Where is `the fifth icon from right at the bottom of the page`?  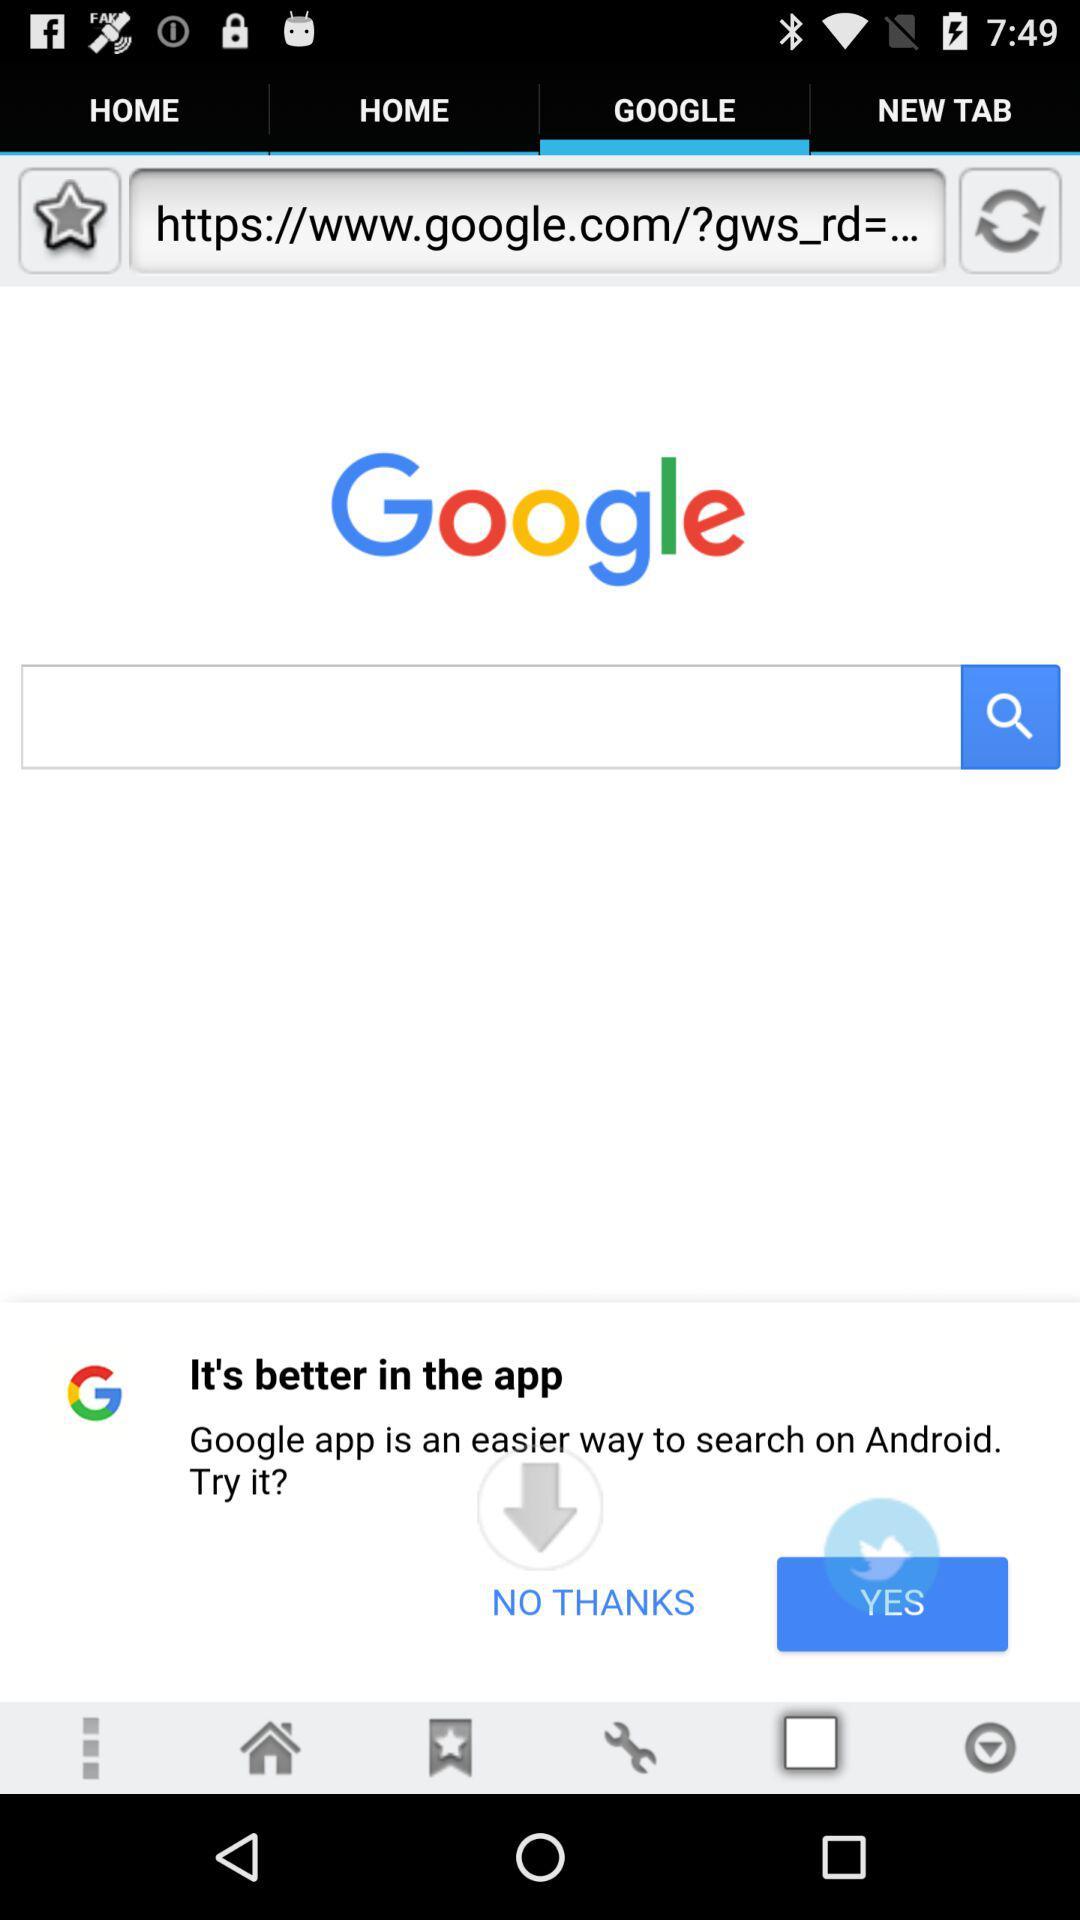 the fifth icon from right at the bottom of the page is located at coordinates (810, 1746).